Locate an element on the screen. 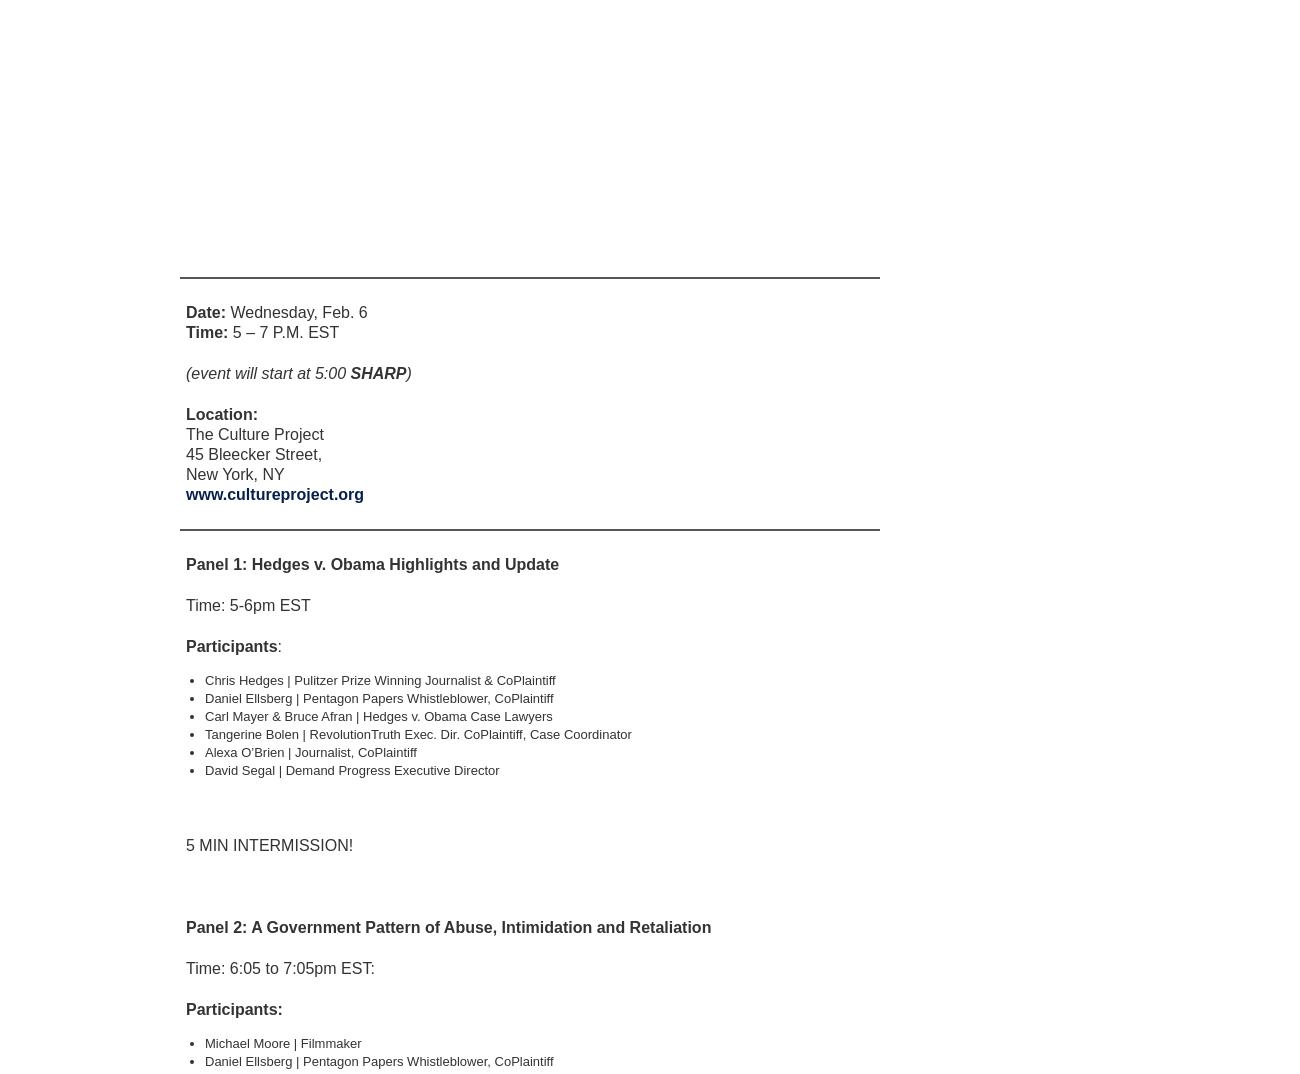  ')' is located at coordinates (408, 372).